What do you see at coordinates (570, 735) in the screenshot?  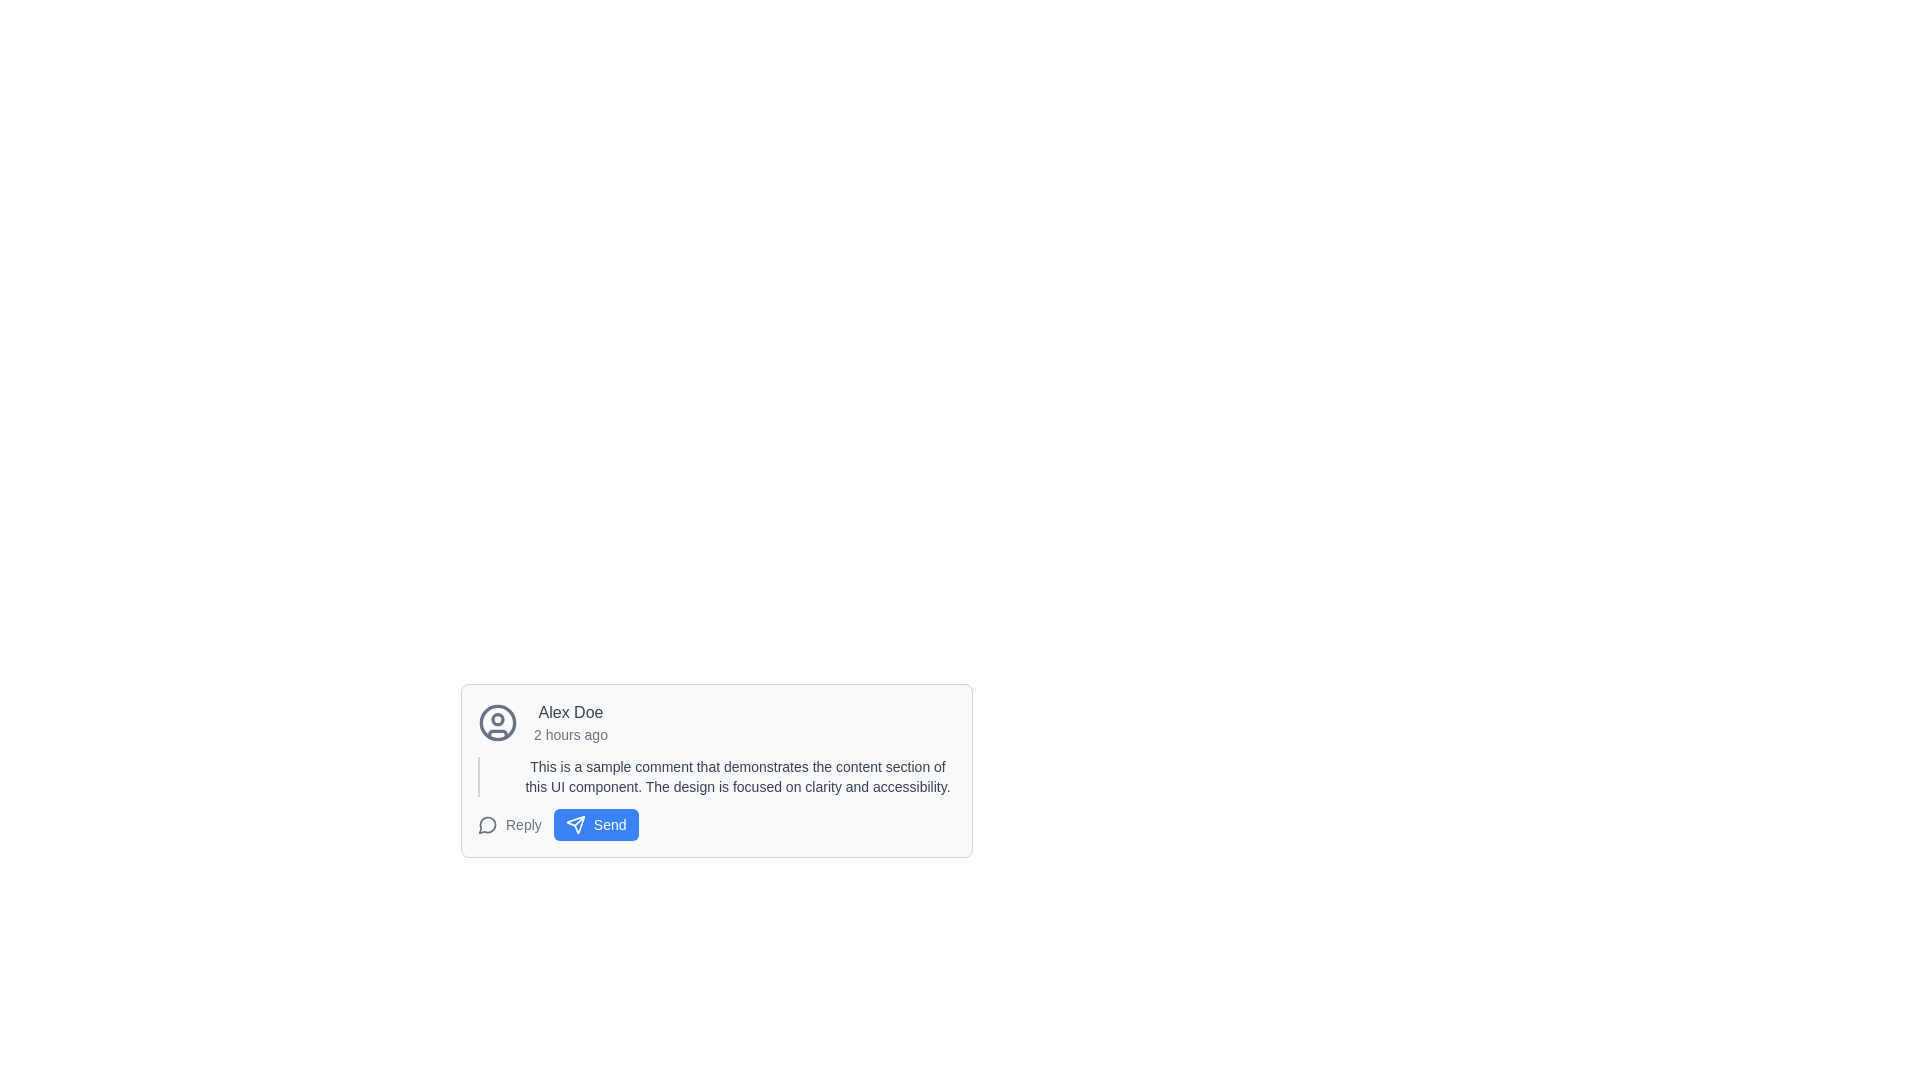 I see `information displayed in the Text Label that shows '2 hours ago', which is located underneath the username 'Alex Doe' in the comment card layout` at bounding box center [570, 735].